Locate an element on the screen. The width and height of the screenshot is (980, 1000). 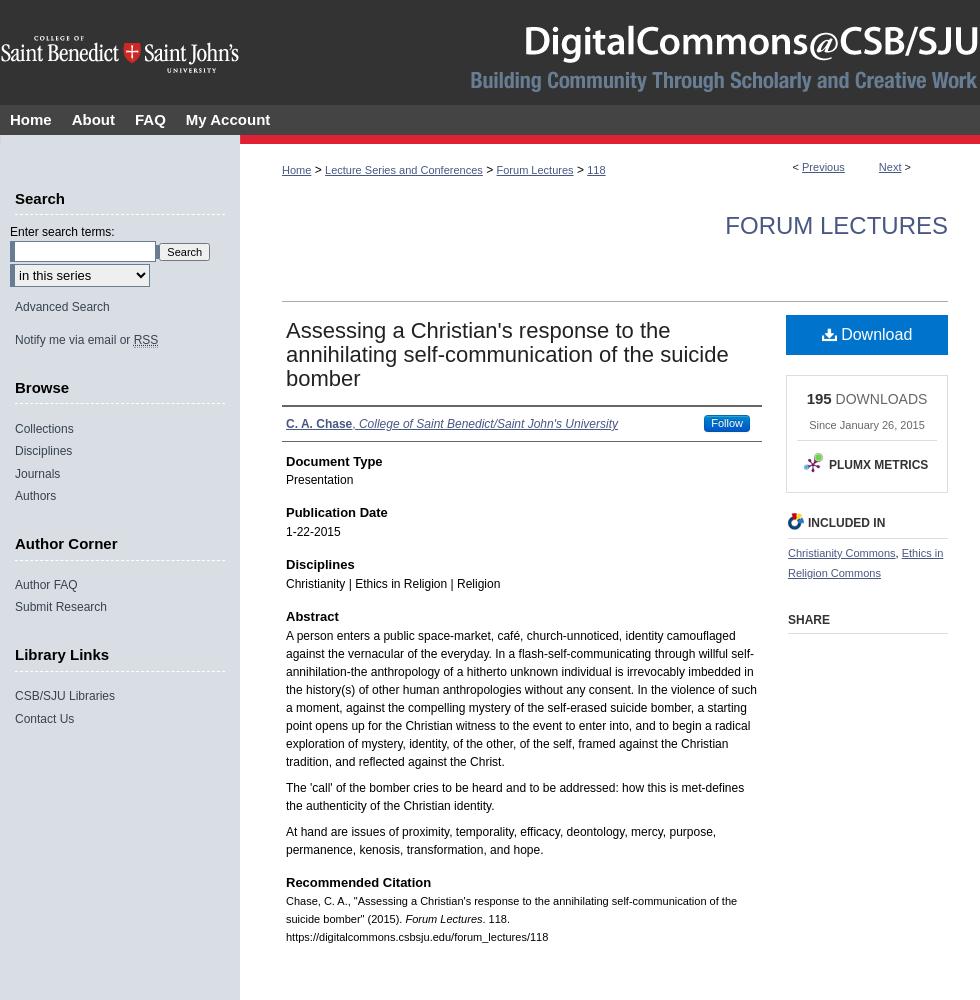
'Authors' is located at coordinates (35, 495).